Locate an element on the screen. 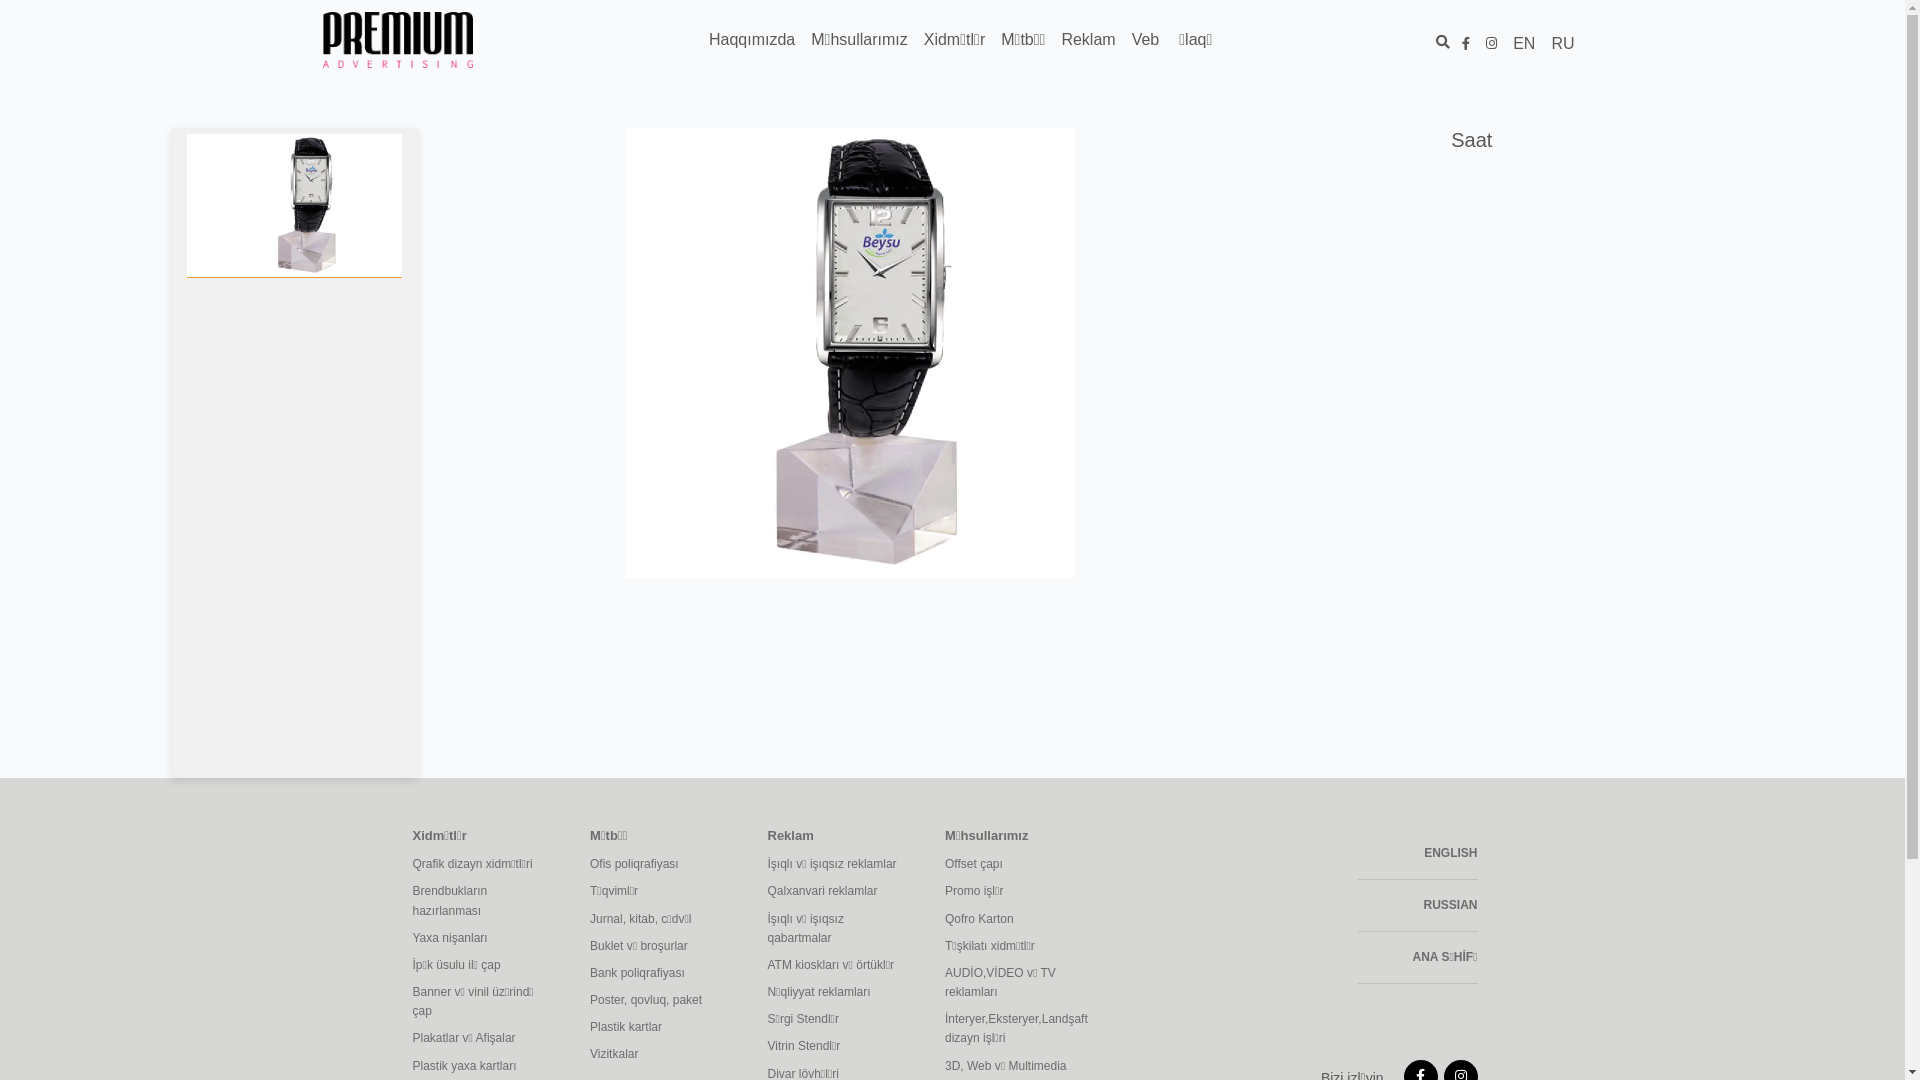  'Reklam' is located at coordinates (1051, 39).